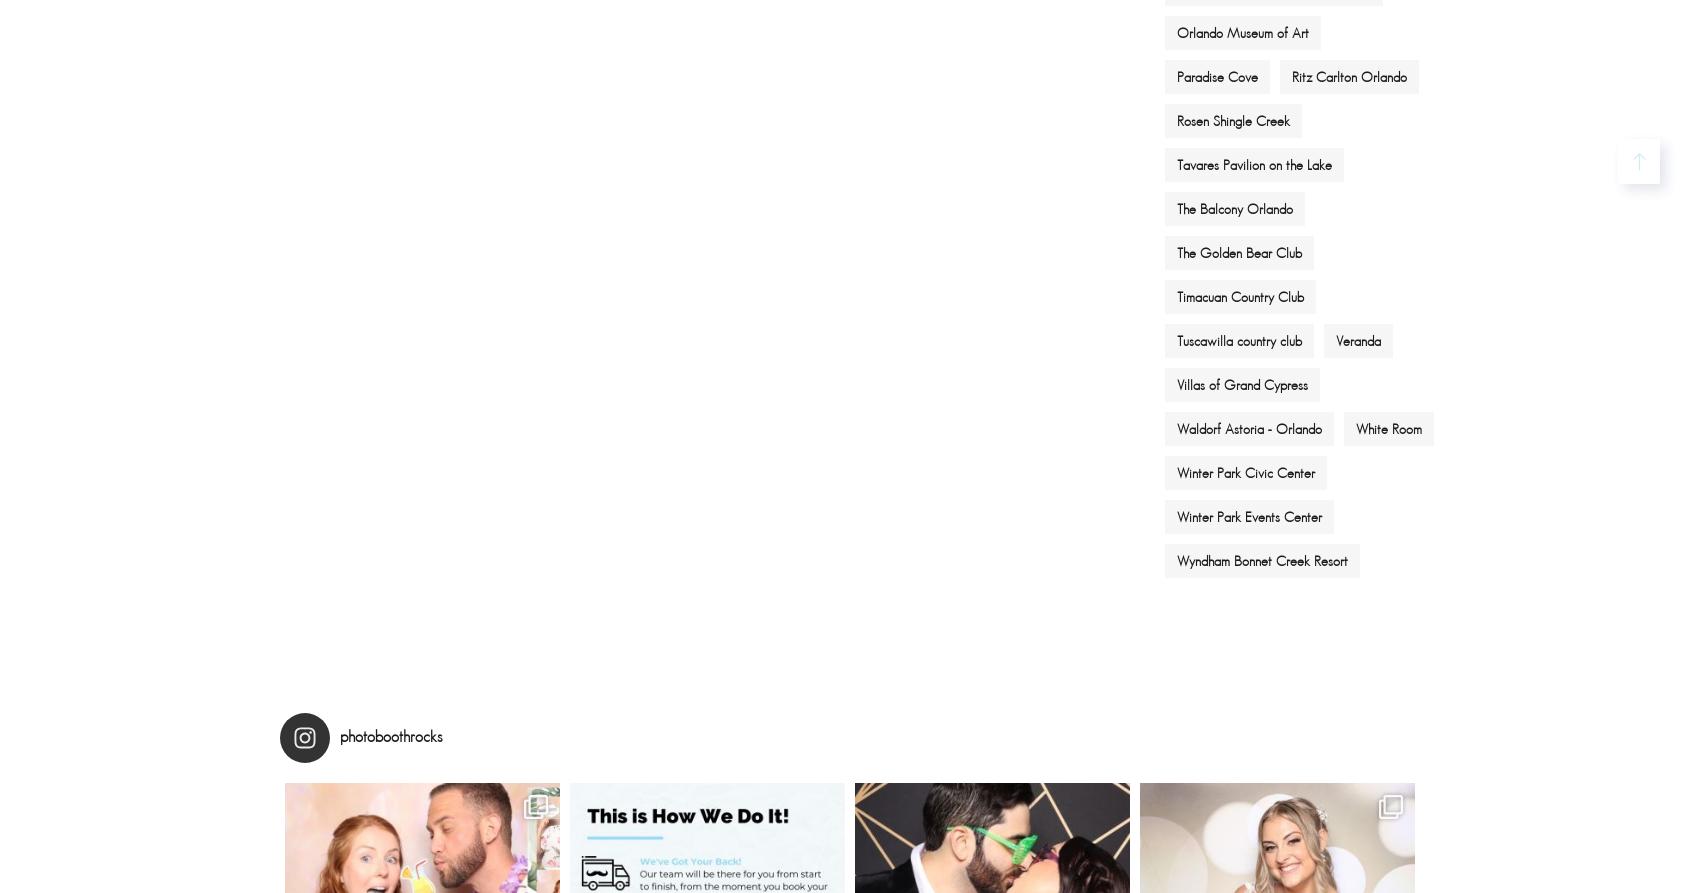  Describe the element at coordinates (1216, 75) in the screenshot. I see `'Paradise Cove'` at that location.